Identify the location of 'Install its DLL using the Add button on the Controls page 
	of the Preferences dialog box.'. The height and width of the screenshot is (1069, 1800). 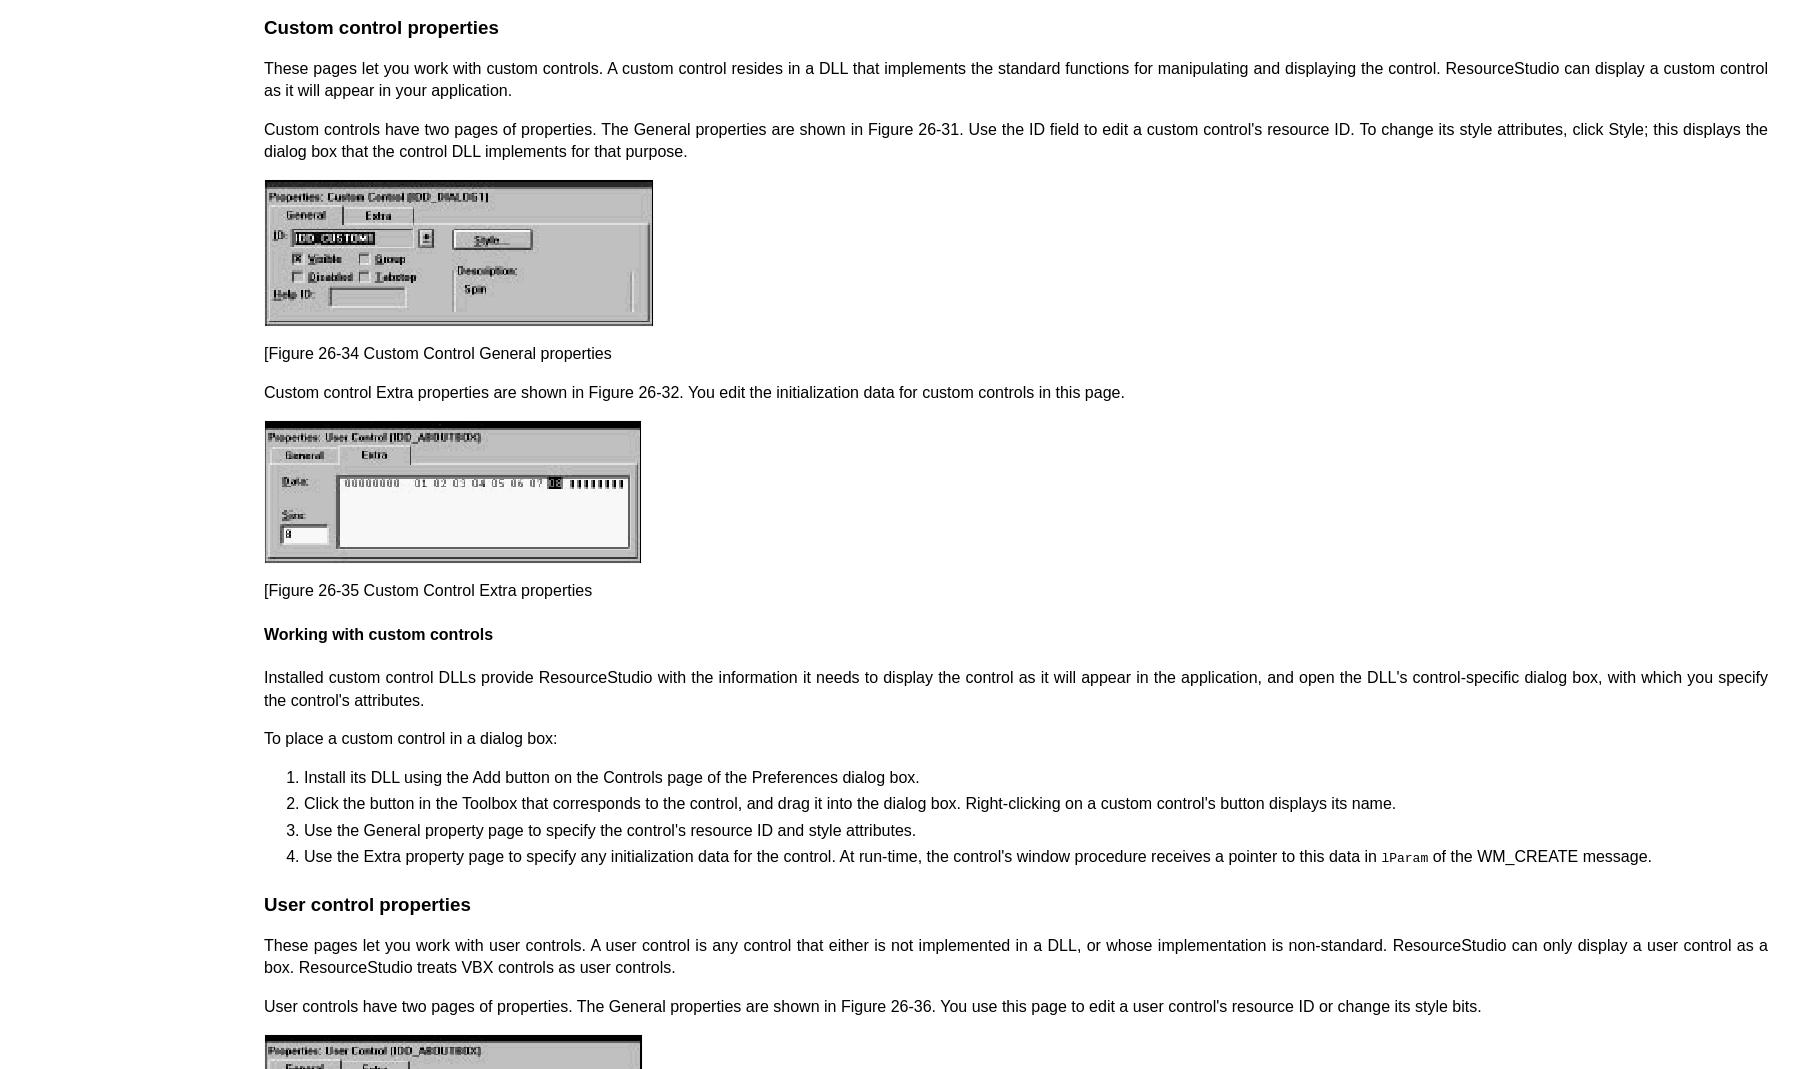
(611, 776).